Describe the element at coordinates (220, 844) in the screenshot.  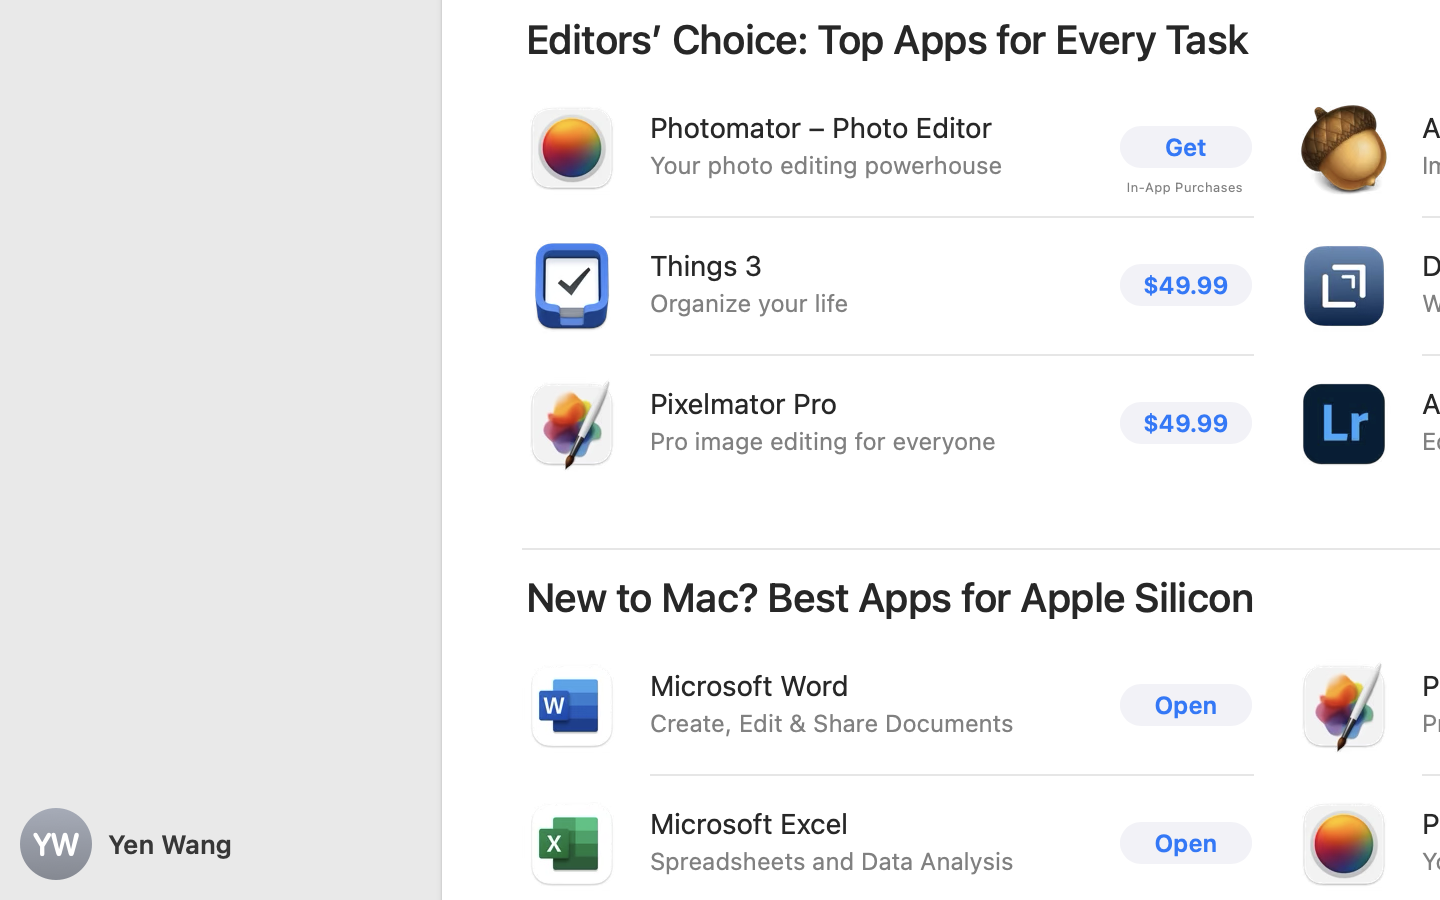
I see `'Yen Wang'` at that location.